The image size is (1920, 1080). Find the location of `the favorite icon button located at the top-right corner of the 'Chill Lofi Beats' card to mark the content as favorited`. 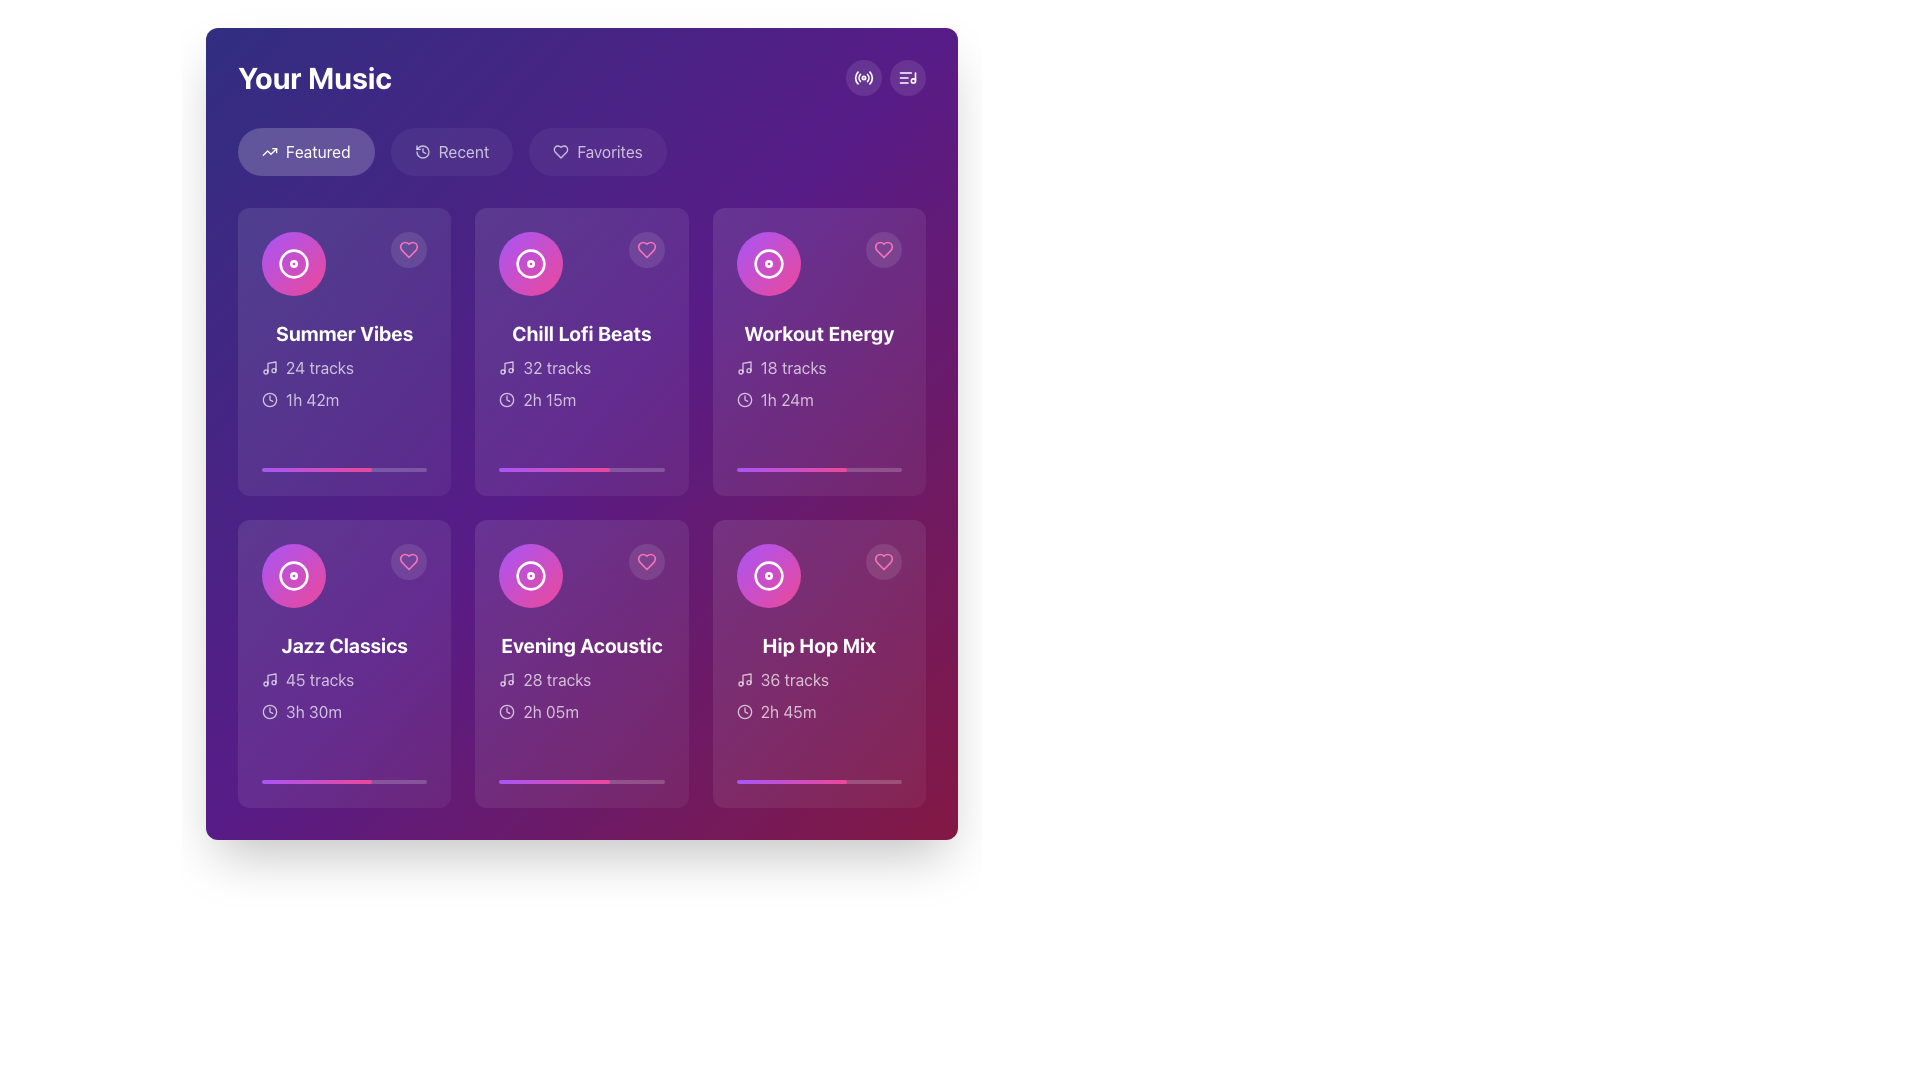

the favorite icon button located at the top-right corner of the 'Chill Lofi Beats' card to mark the content as favorited is located at coordinates (646, 249).